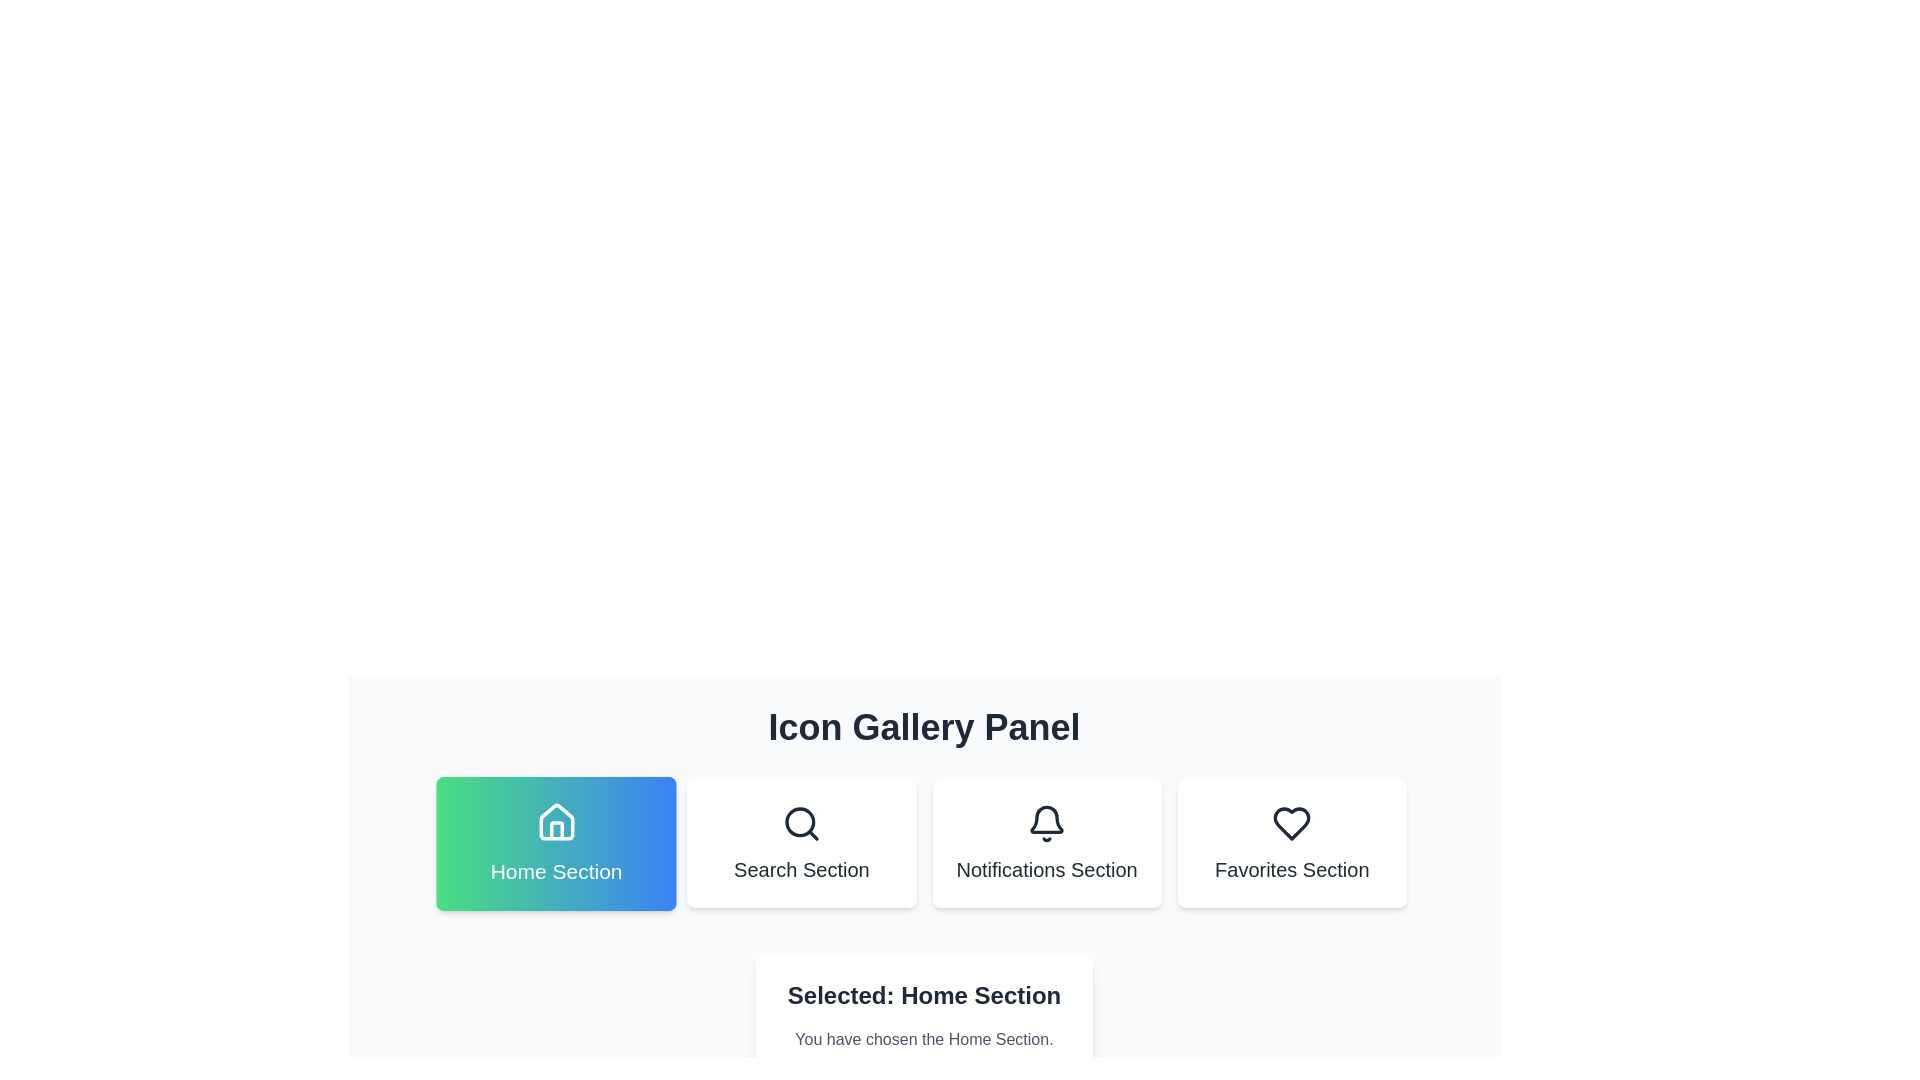  What do you see at coordinates (801, 824) in the screenshot?
I see `the magnifying glass icon located within the 'Search Section' button` at bounding box center [801, 824].